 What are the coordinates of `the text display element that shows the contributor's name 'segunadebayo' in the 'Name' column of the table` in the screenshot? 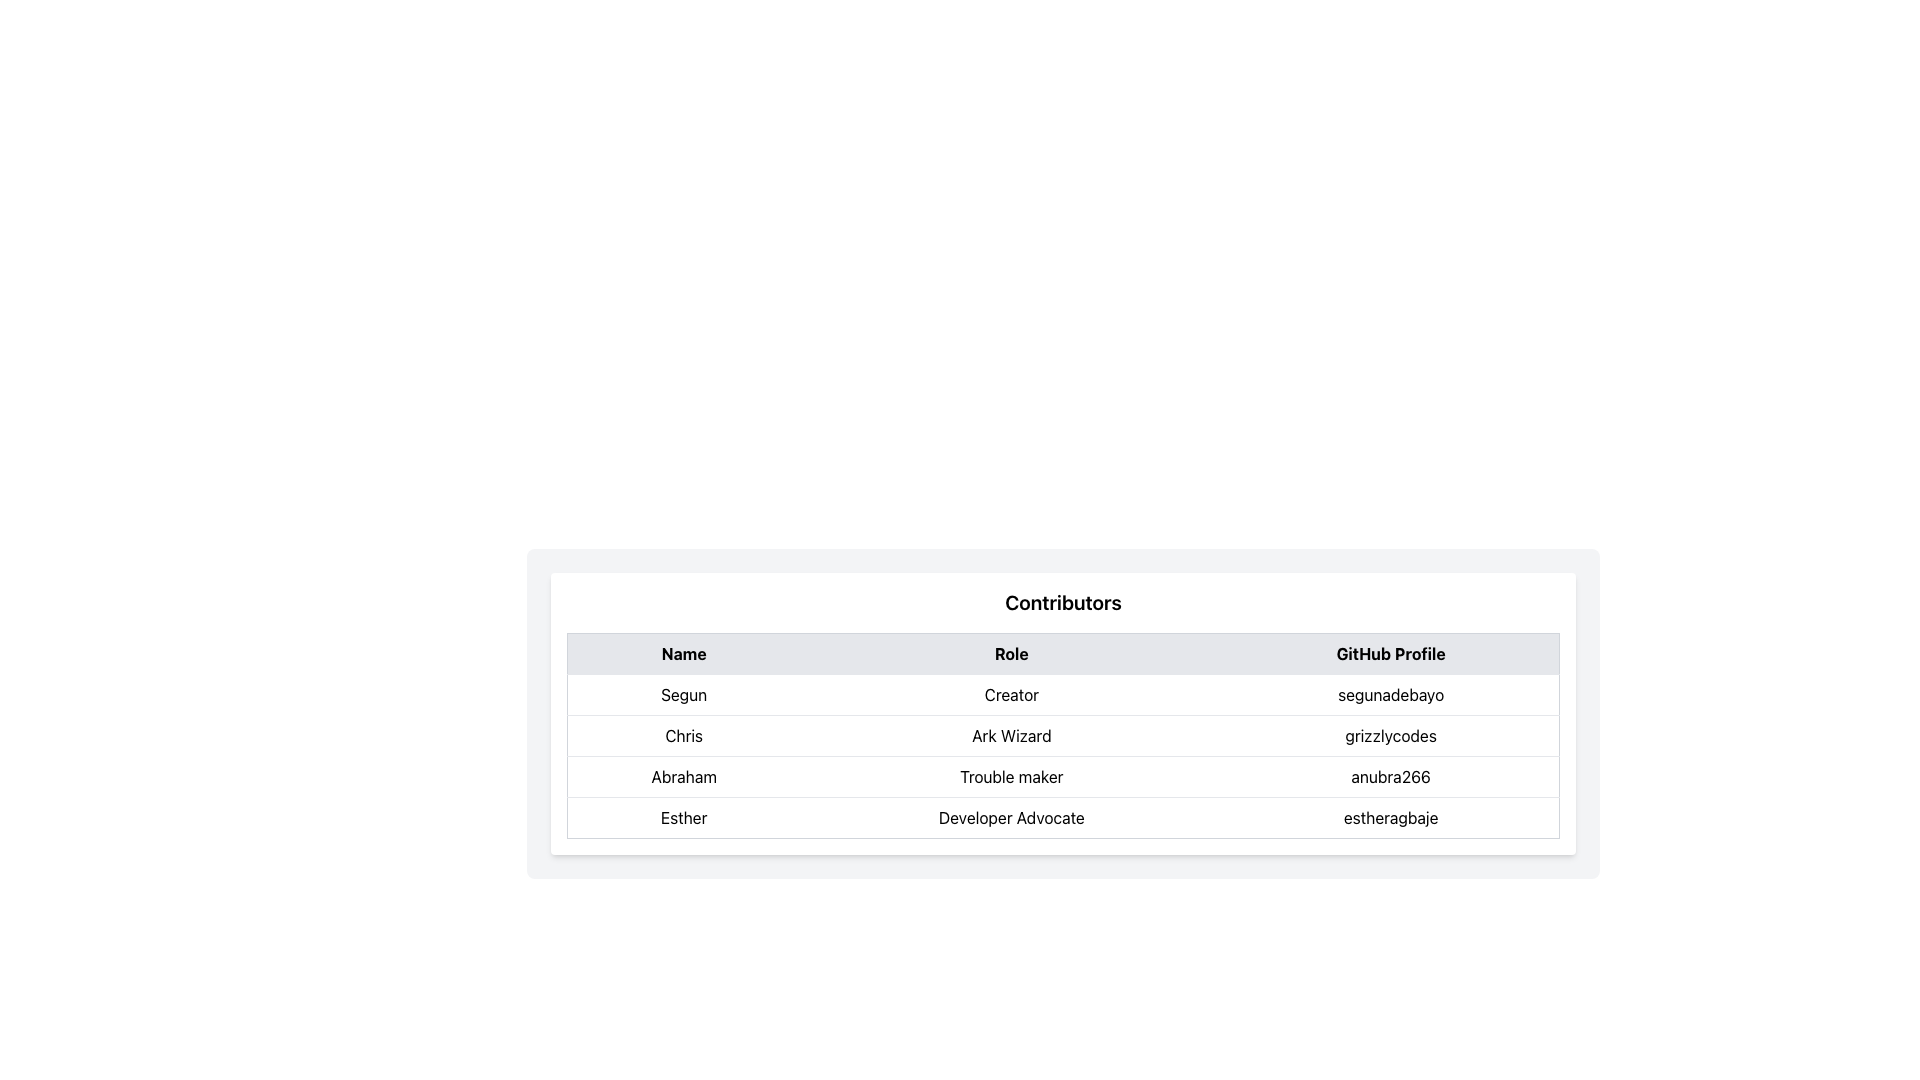 It's located at (683, 693).